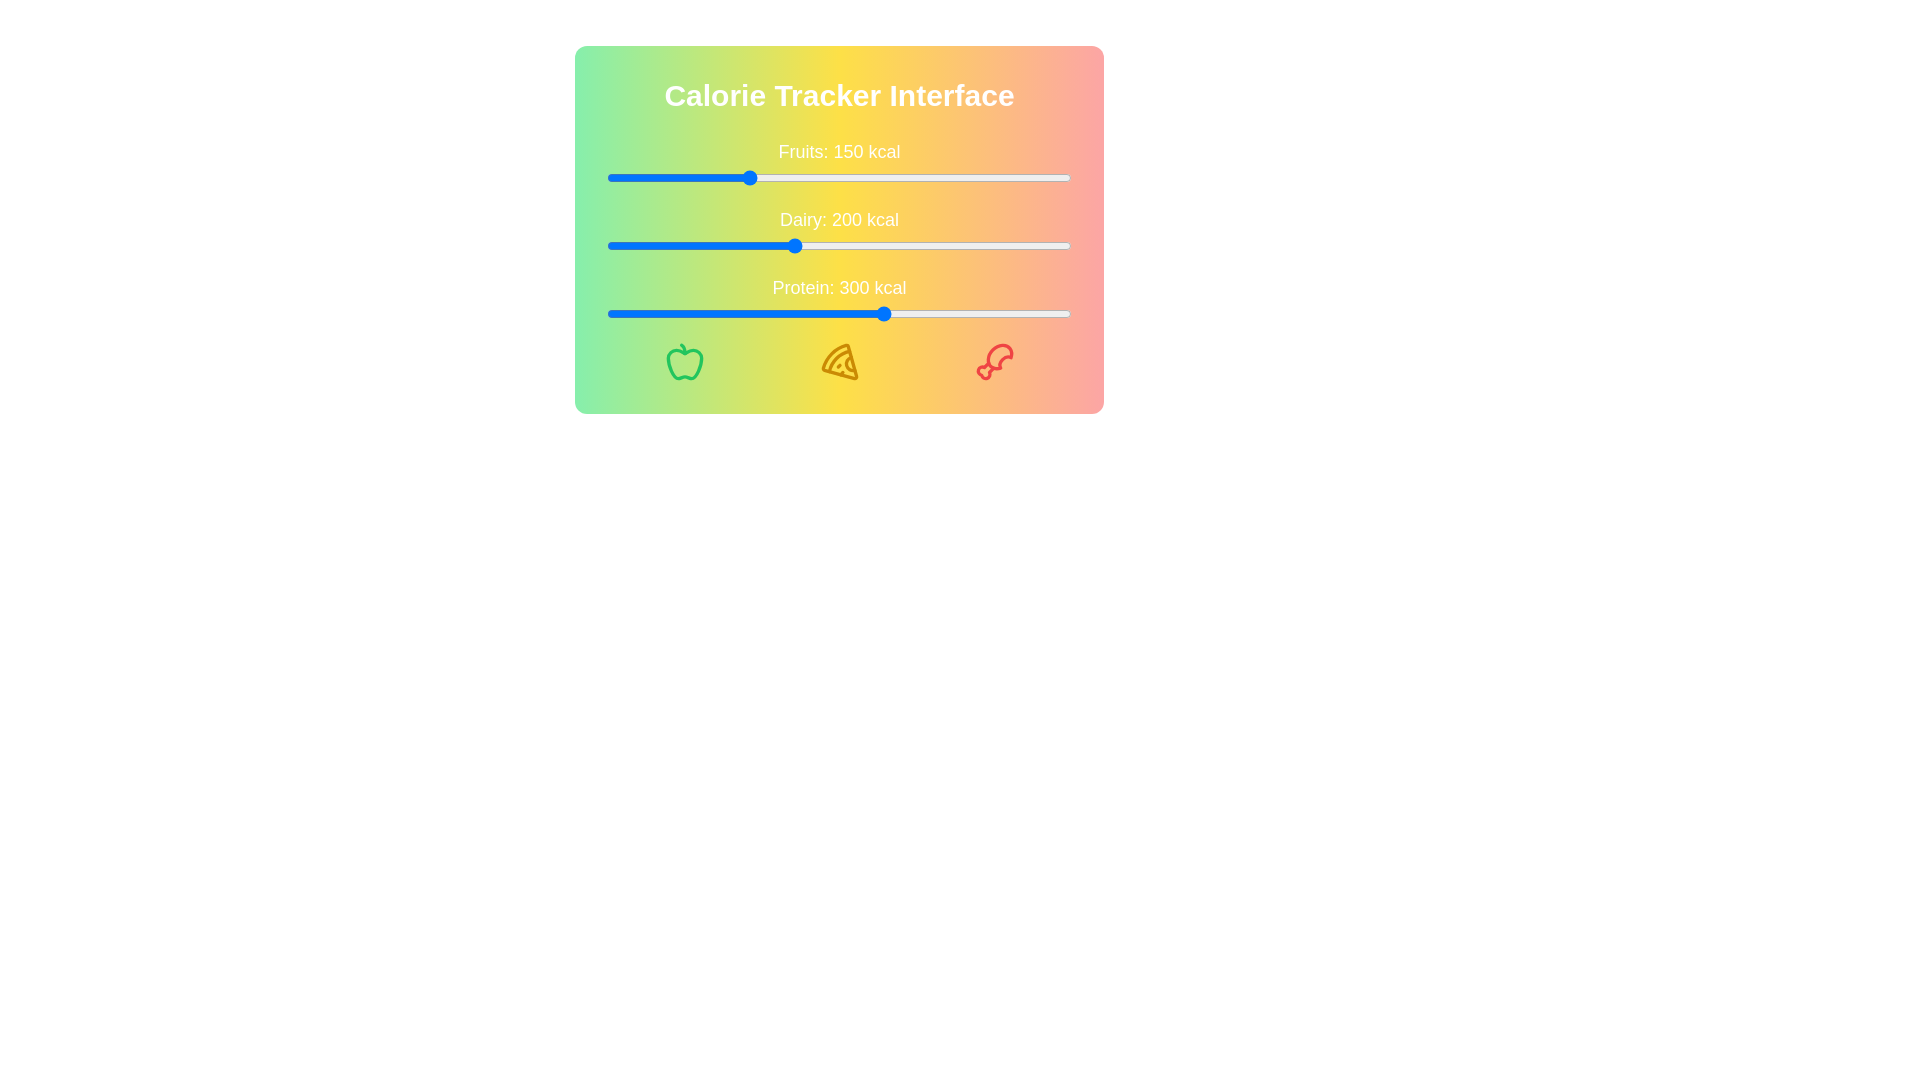 Image resolution: width=1920 pixels, height=1080 pixels. What do you see at coordinates (964, 176) in the screenshot?
I see `the calorie slider for 'Fruits' to 385 kcal` at bounding box center [964, 176].